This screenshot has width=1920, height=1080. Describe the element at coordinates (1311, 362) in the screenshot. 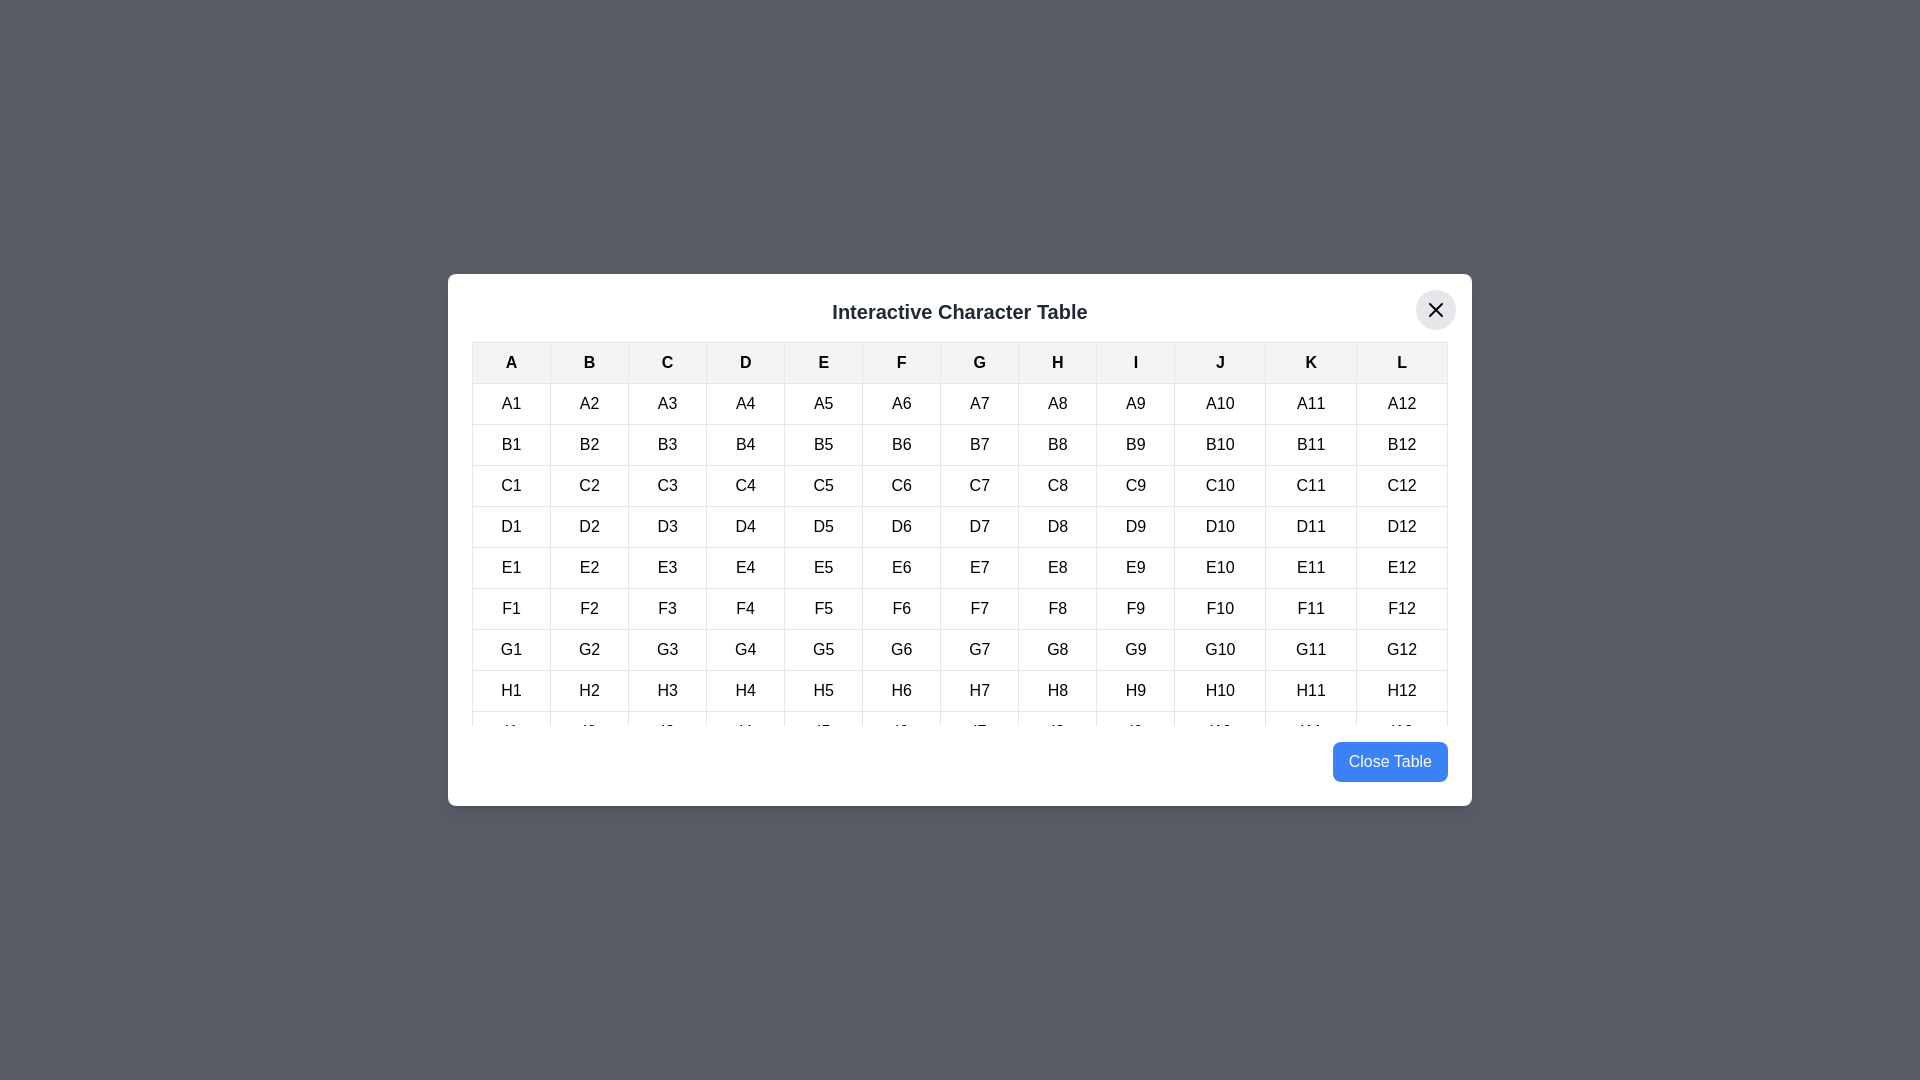

I see `the table header cell labeled K to highlight its column` at that location.